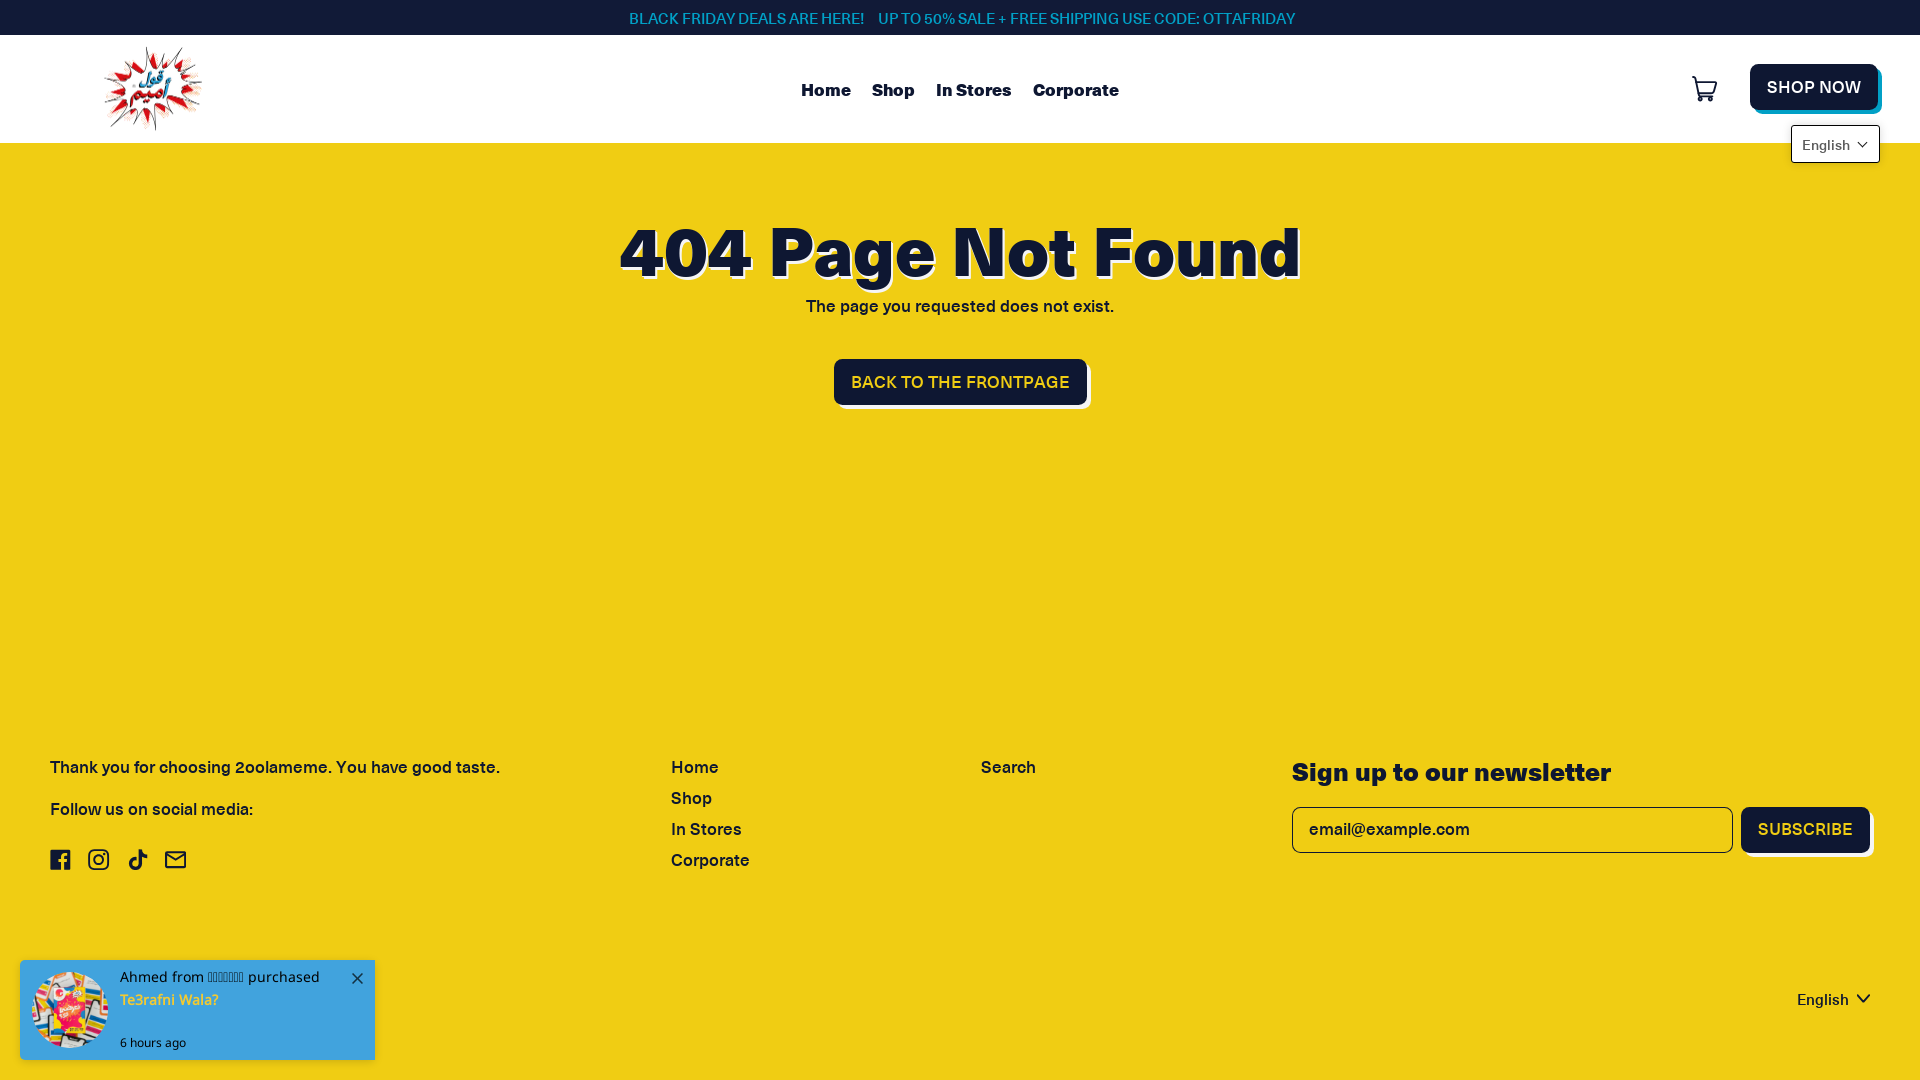 The height and width of the screenshot is (1080, 1920). I want to click on 'Shop', so click(691, 797).